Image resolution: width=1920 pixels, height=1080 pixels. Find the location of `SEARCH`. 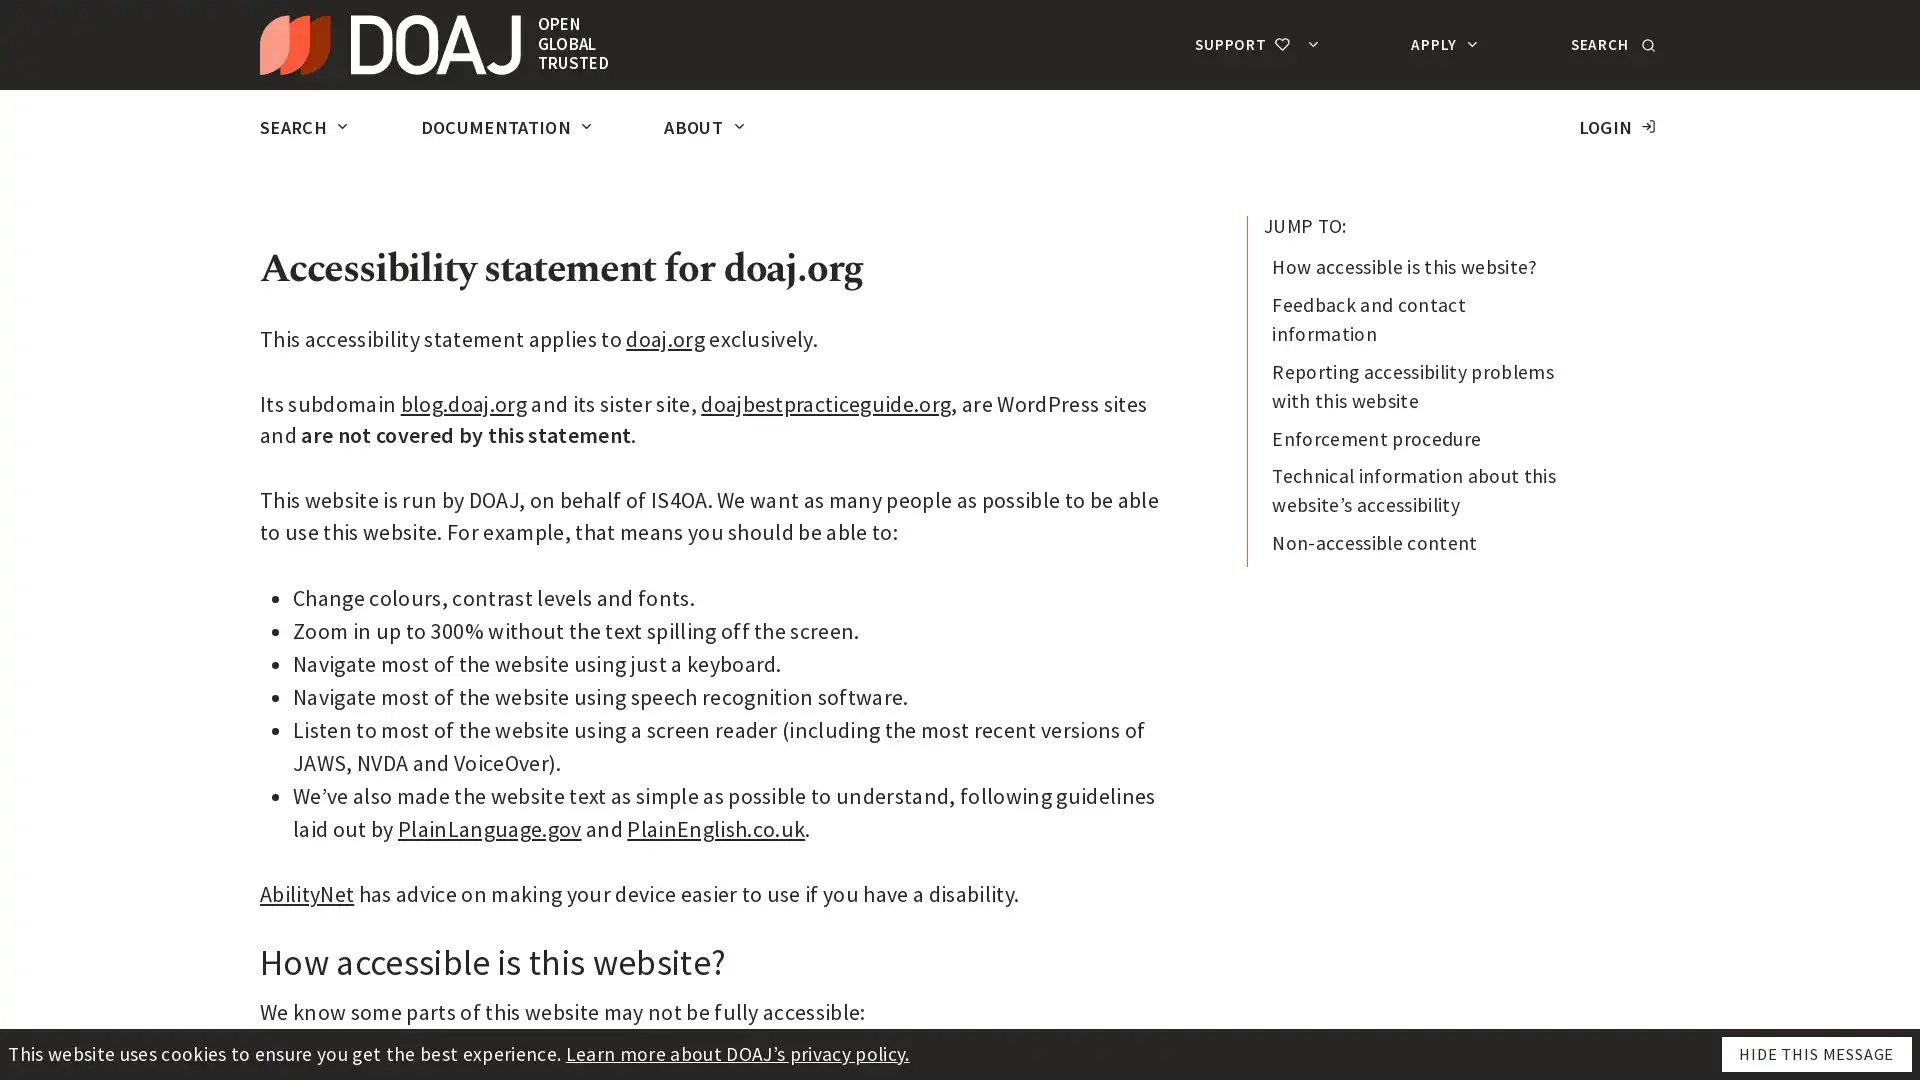

SEARCH is located at coordinates (1610, 44).